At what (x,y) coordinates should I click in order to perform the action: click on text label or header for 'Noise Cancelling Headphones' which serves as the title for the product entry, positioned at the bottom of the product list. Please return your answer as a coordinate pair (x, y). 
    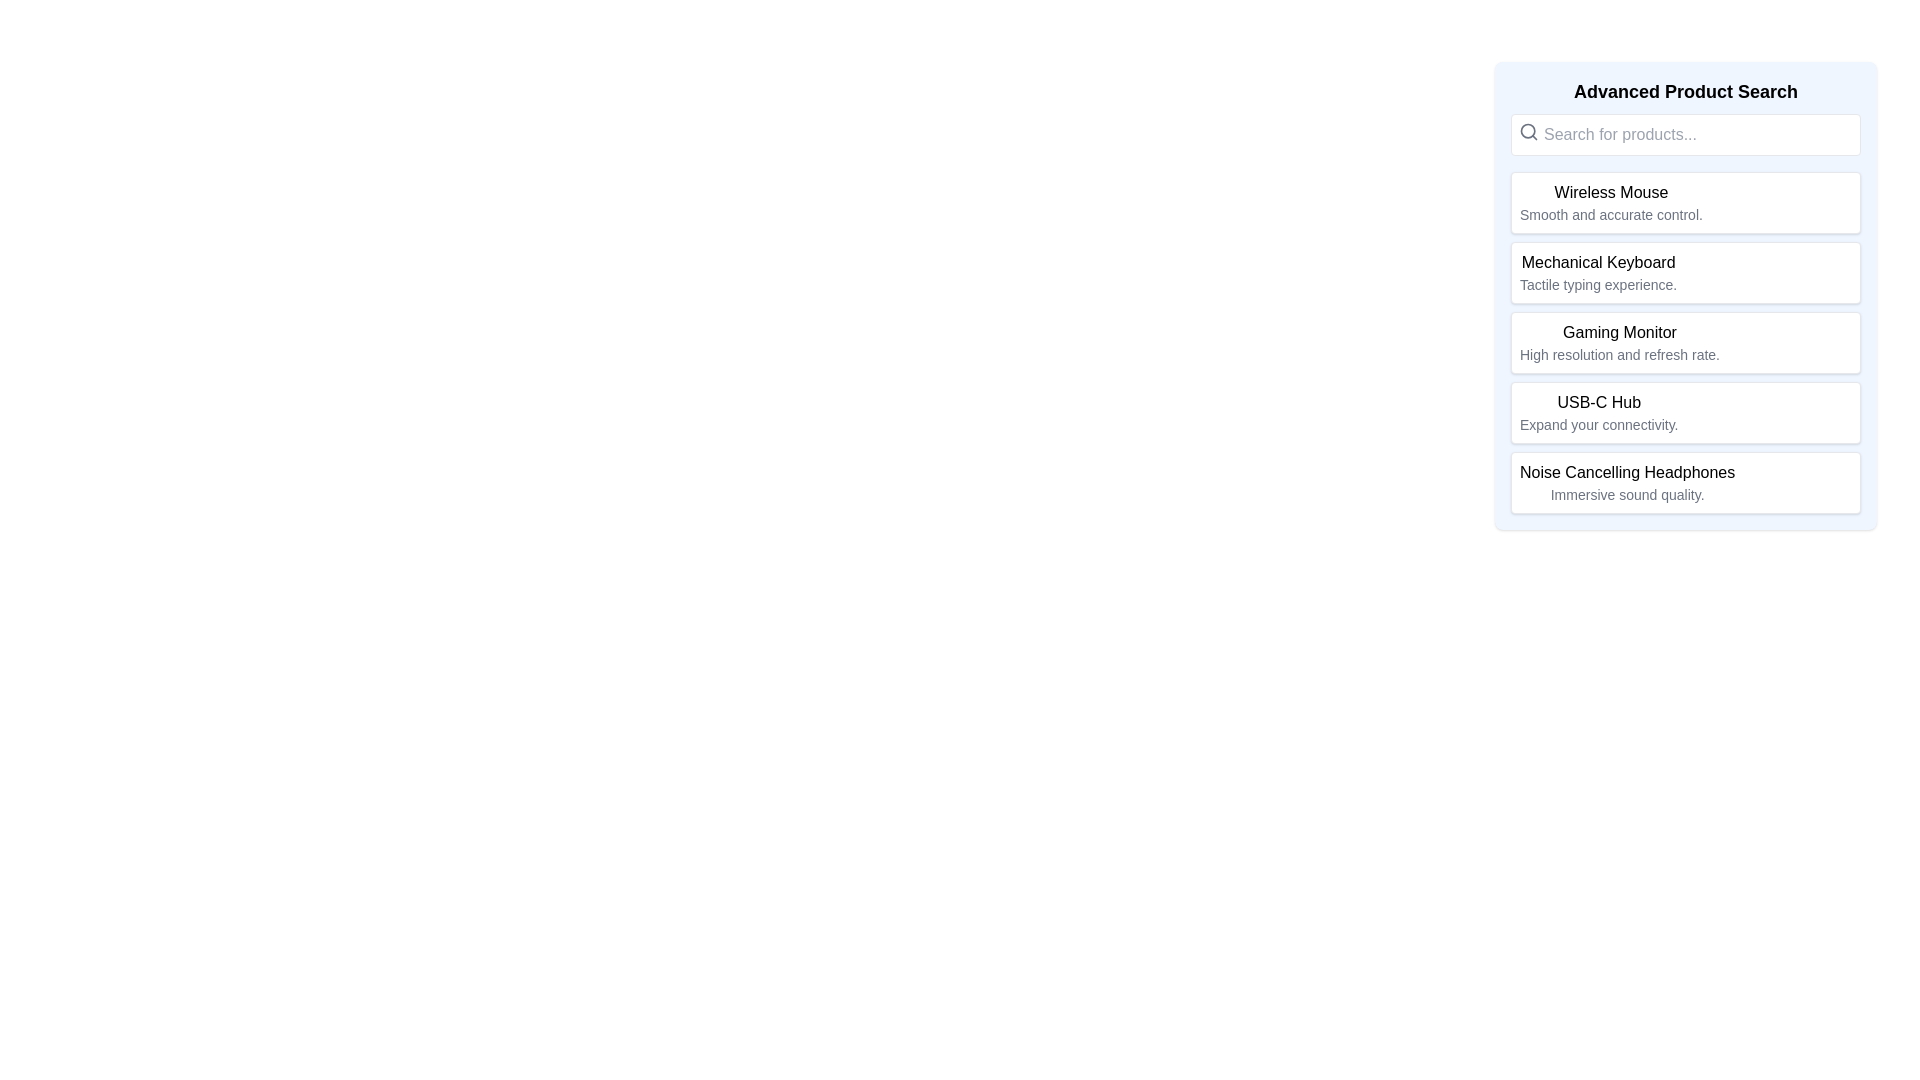
    Looking at the image, I should click on (1627, 473).